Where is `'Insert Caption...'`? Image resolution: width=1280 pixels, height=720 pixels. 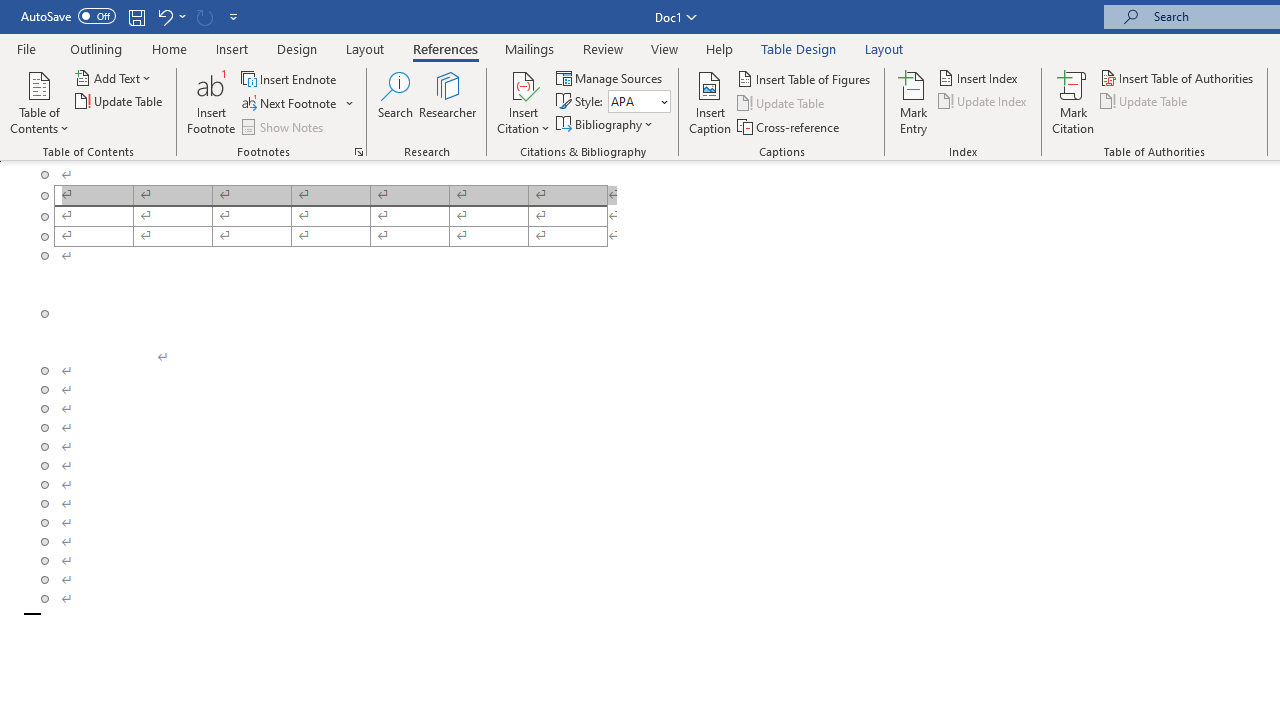 'Insert Caption...' is located at coordinates (710, 103).